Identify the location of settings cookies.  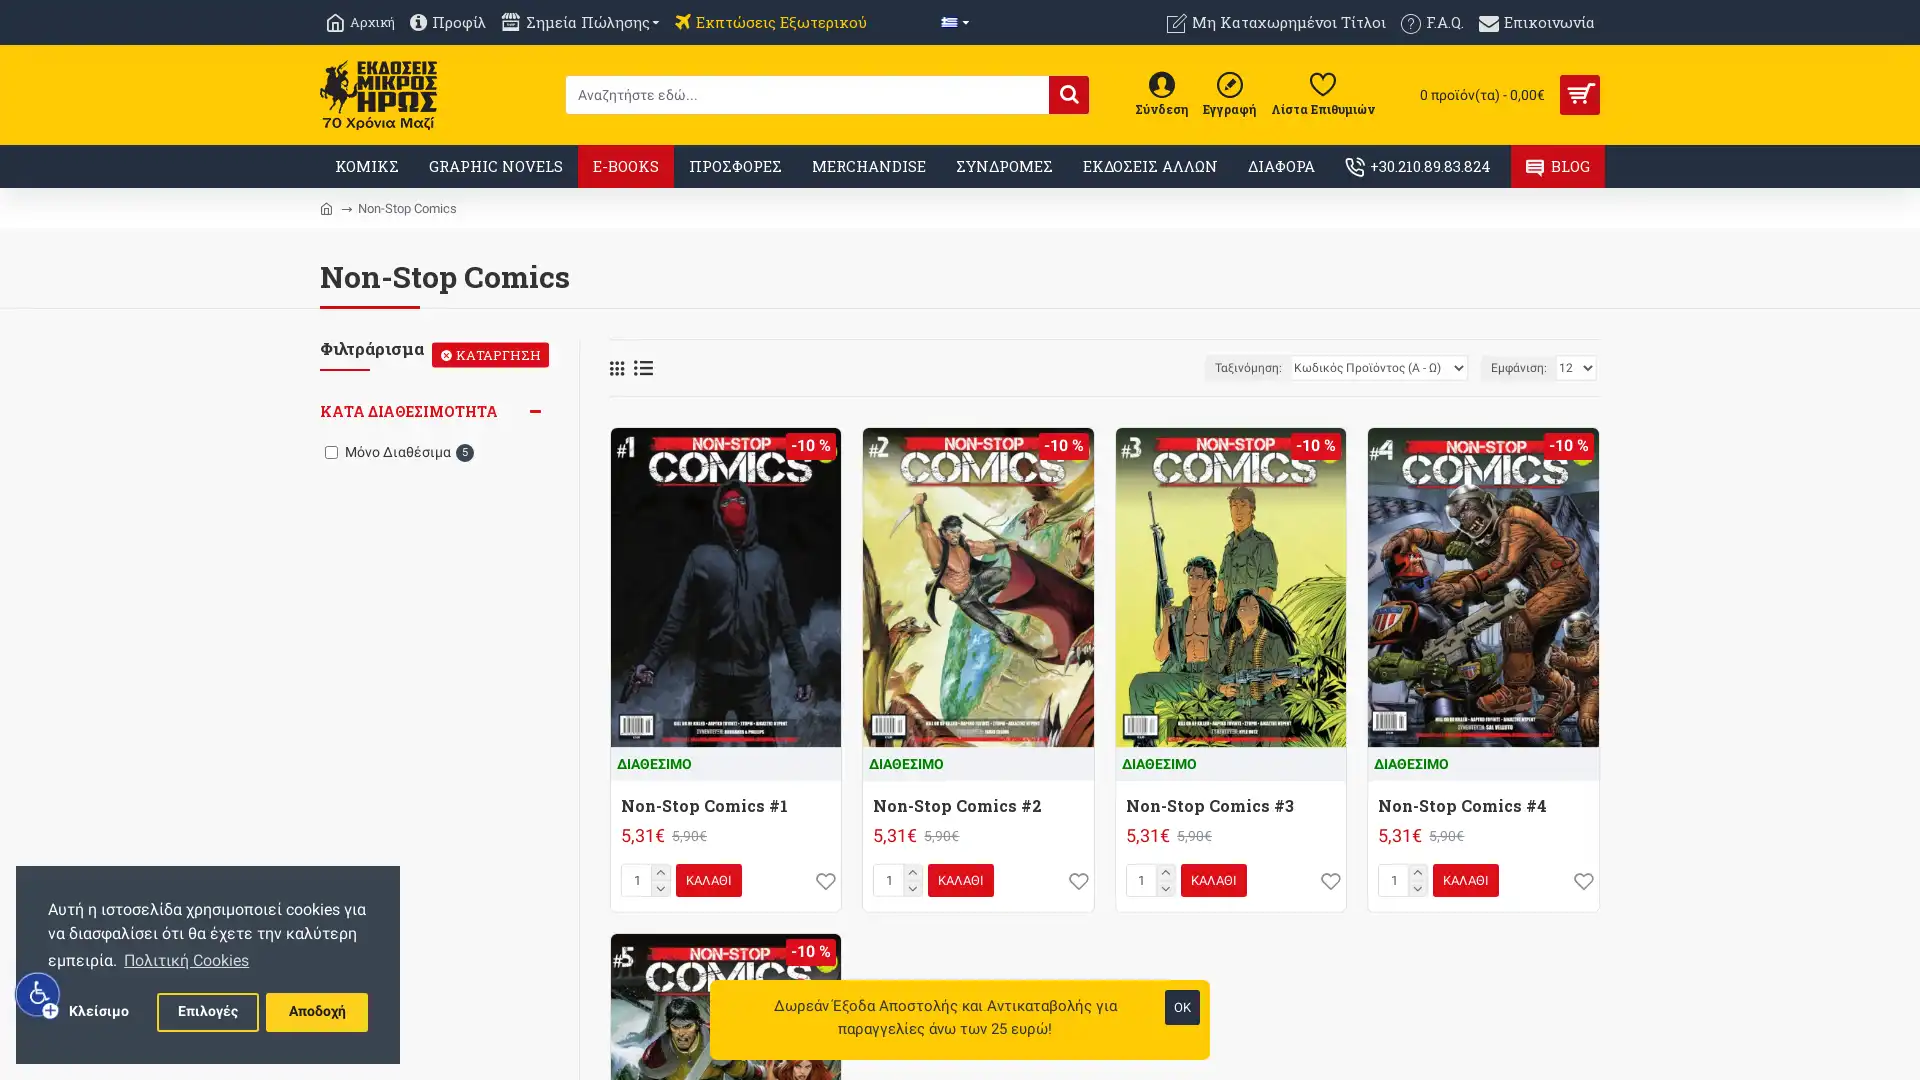
(207, 1011).